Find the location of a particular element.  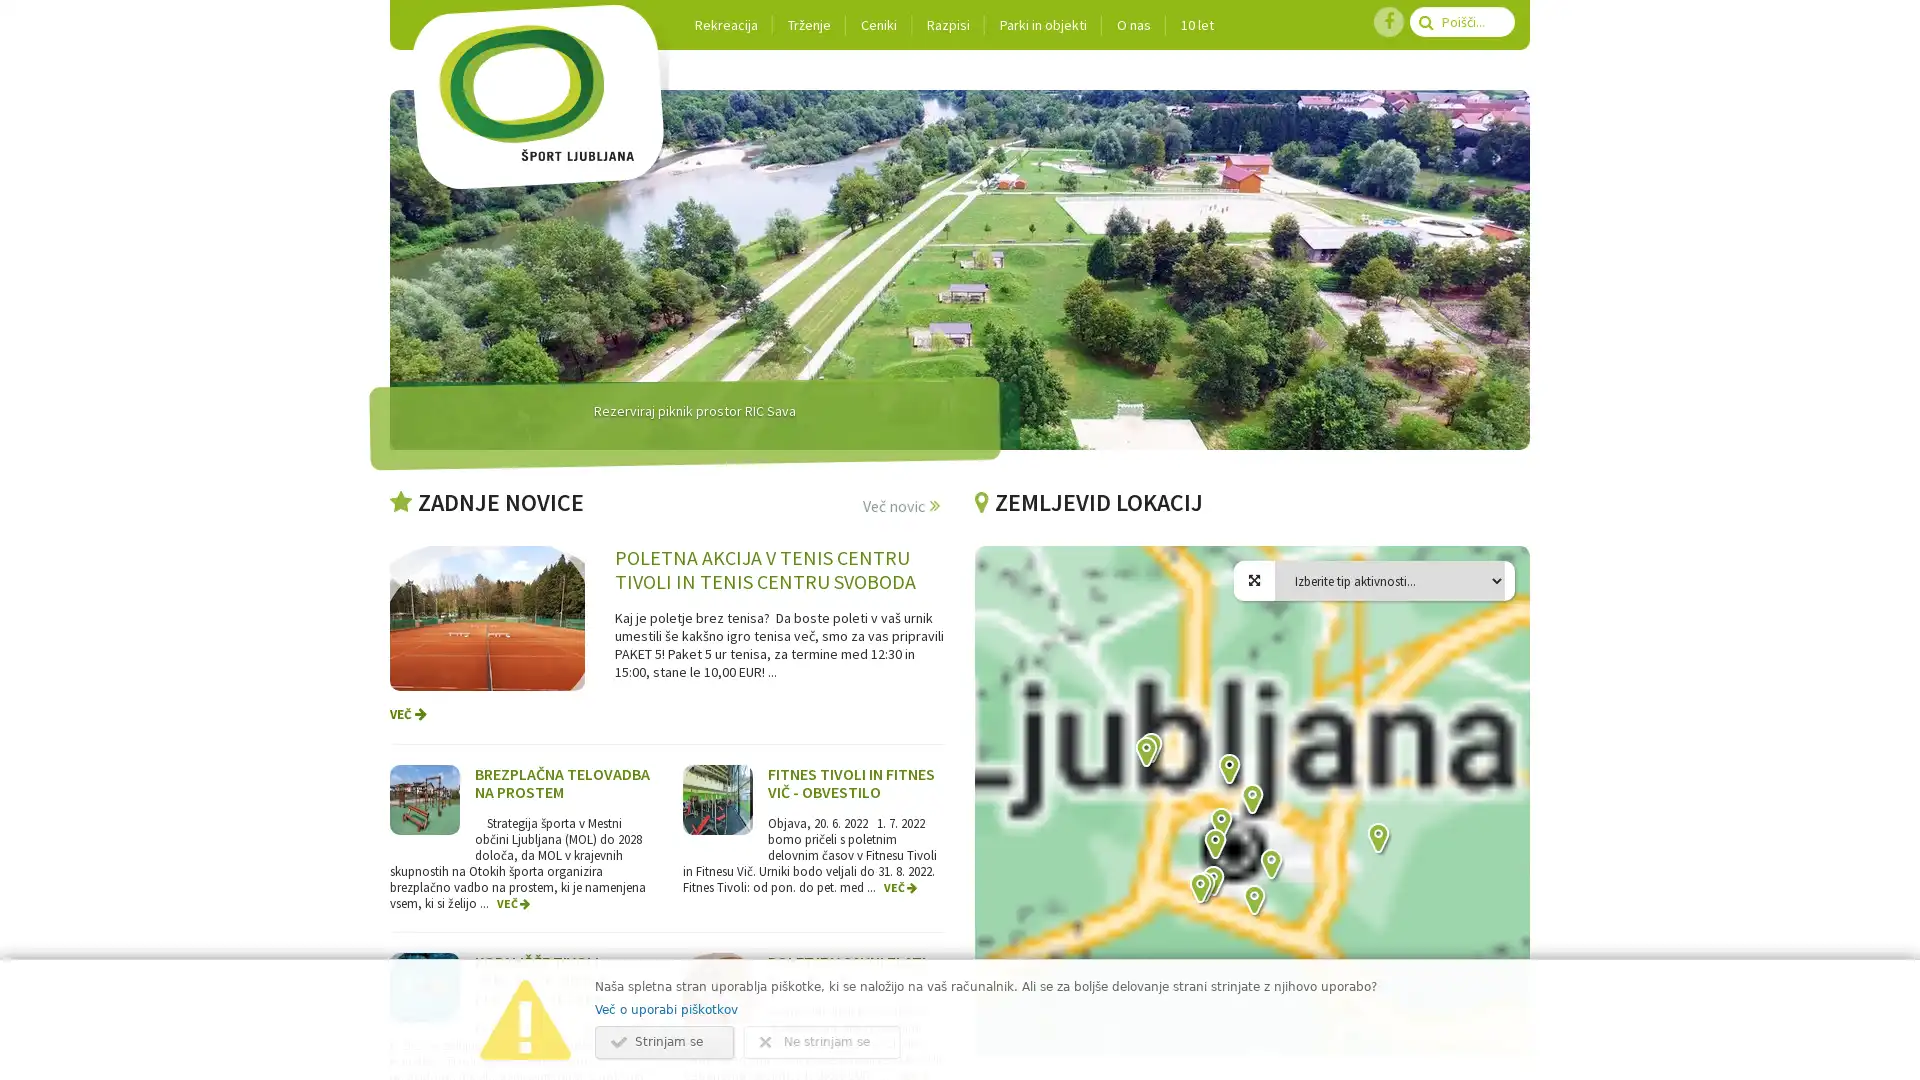

Preklopi v celozaslonski pogled is located at coordinates (1499, 575).